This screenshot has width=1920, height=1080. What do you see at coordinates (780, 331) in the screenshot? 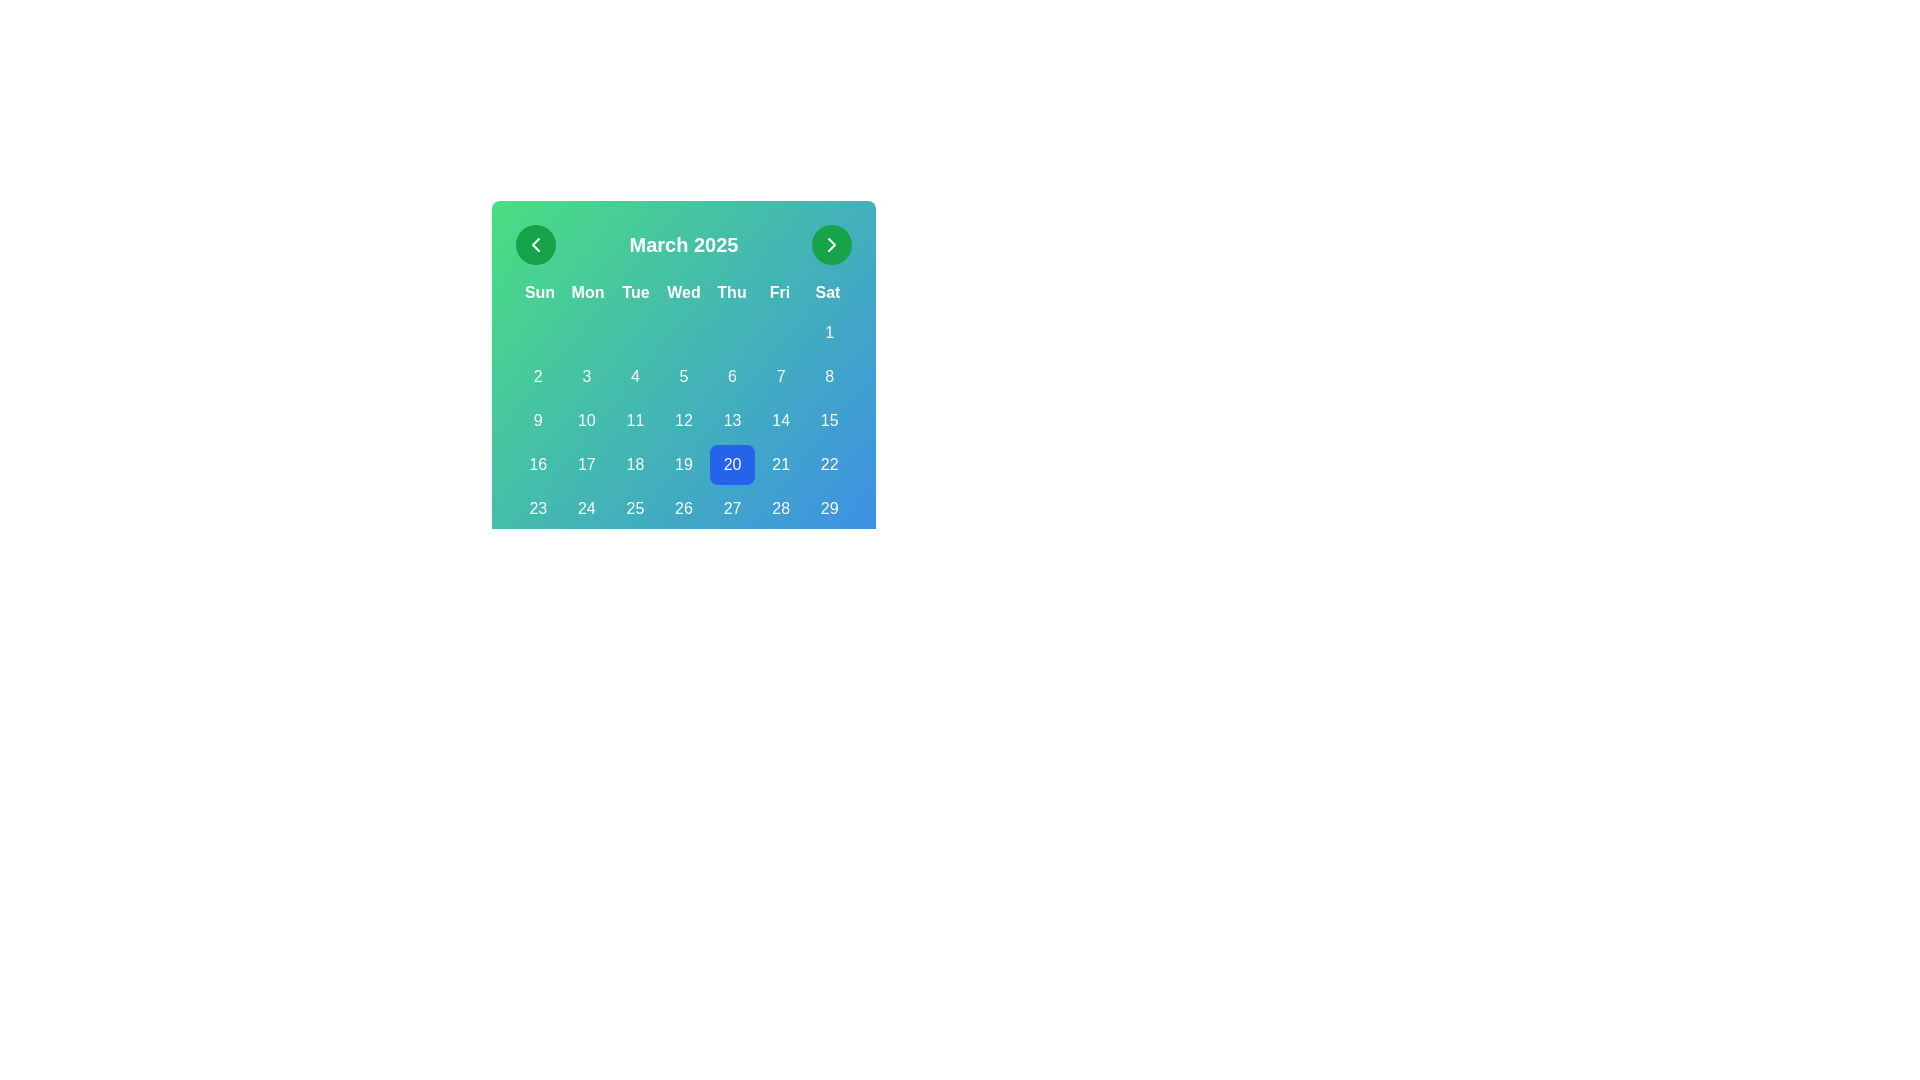
I see `the placeholder or empty cell in the first row of the calendar grid, specifically the sixth cell from the left, which is non-interactive and indicates a cell that does not belong to the current month` at bounding box center [780, 331].